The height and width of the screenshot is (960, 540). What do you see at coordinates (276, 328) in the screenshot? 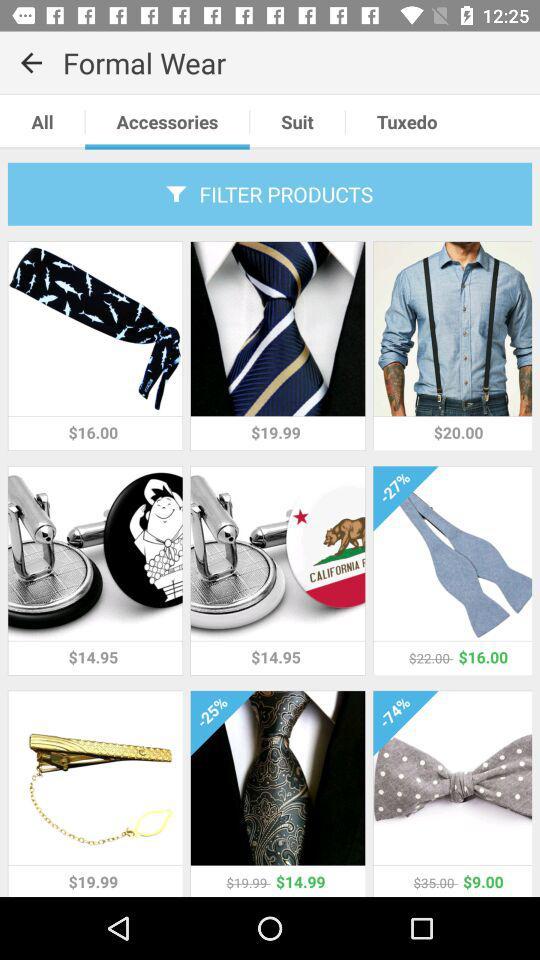
I see `the second picture` at bounding box center [276, 328].